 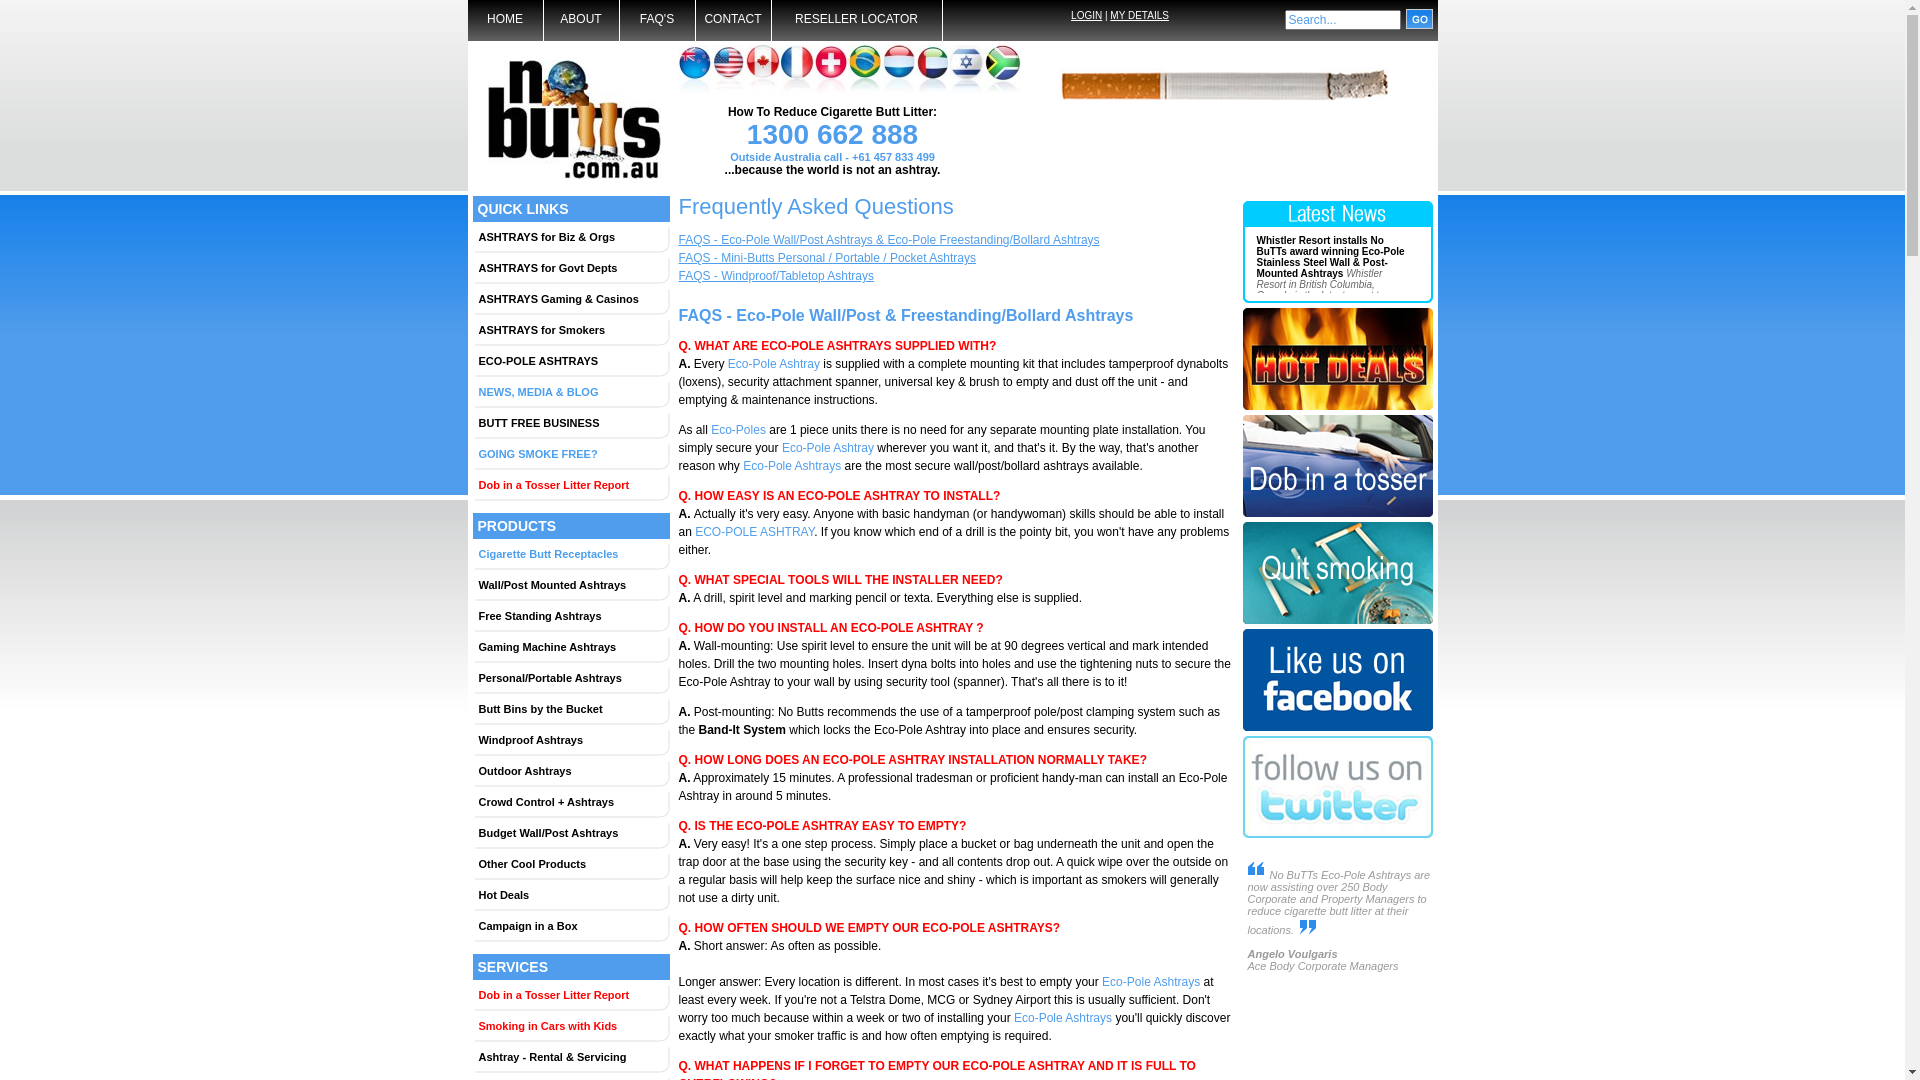 I want to click on 'Follow us on twitter', so click(x=1337, y=788).